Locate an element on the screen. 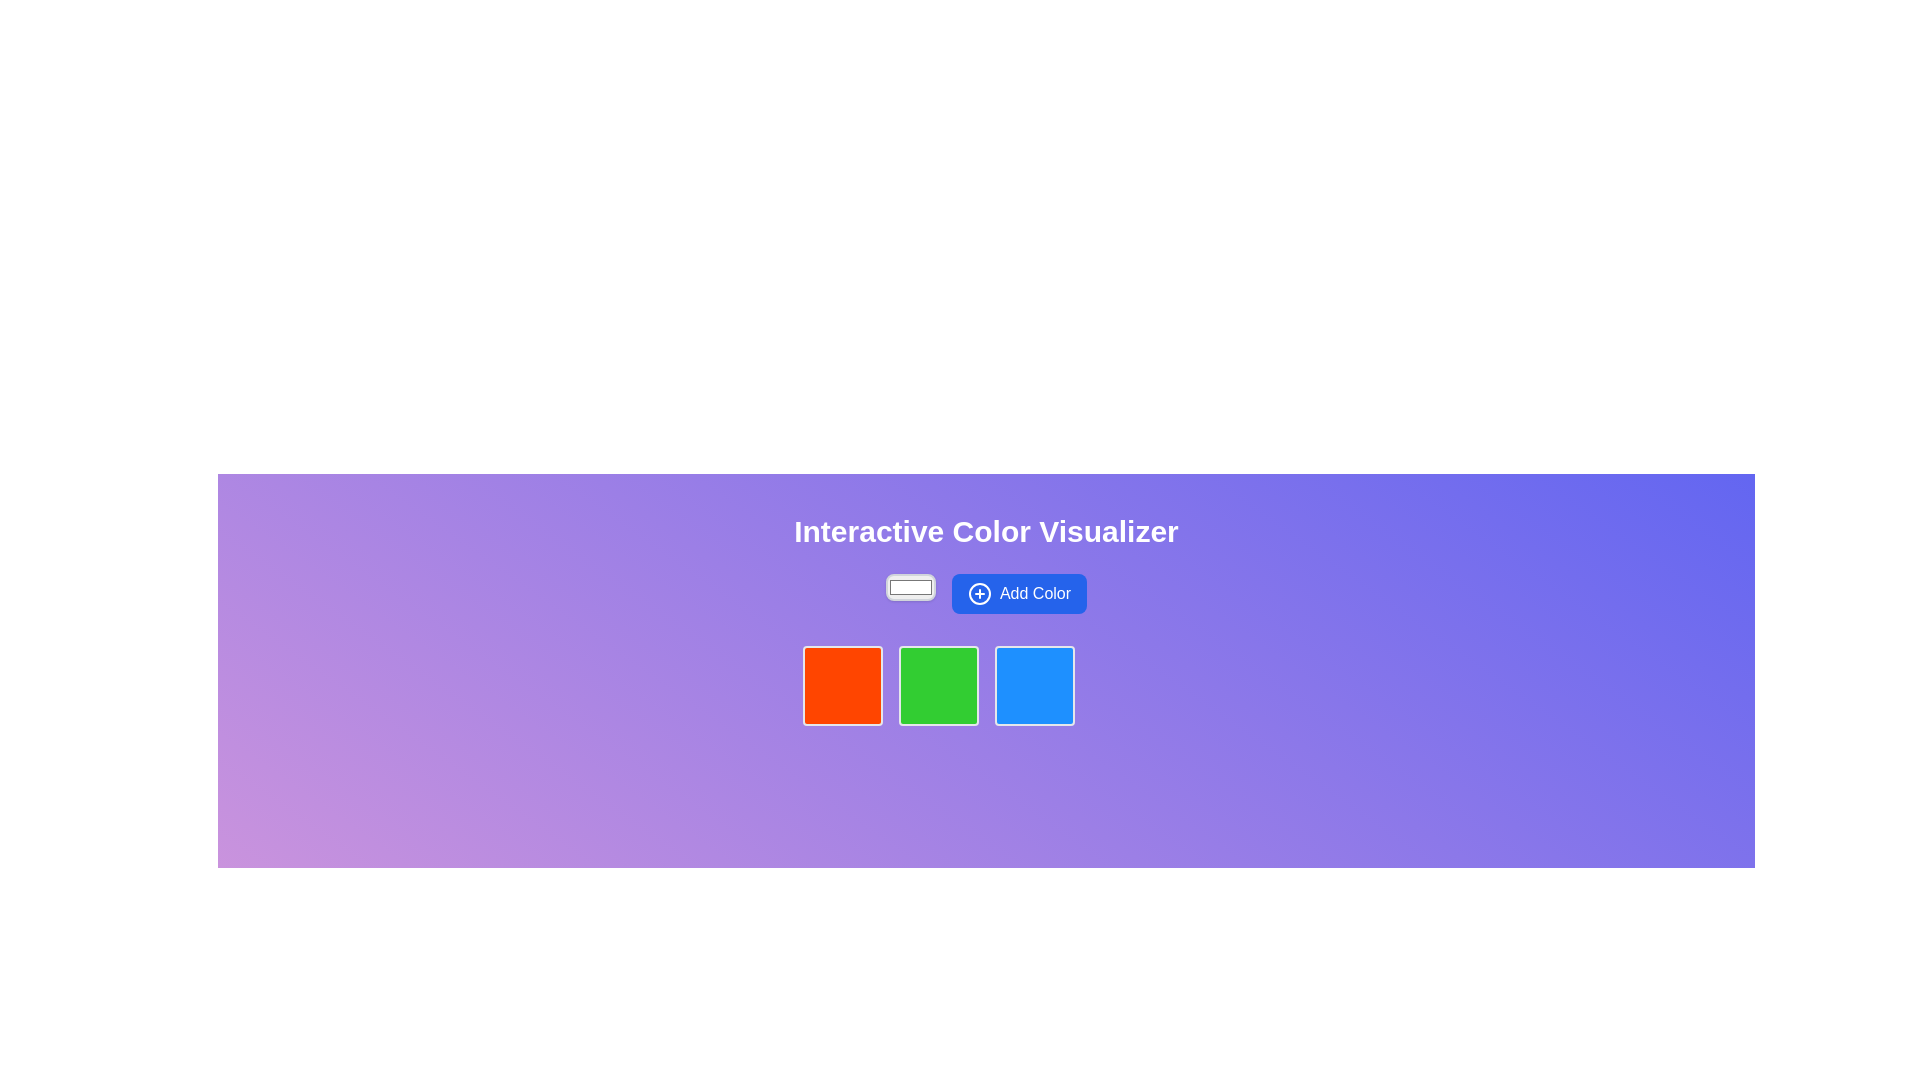 The height and width of the screenshot is (1080, 1920). the text label within the button that adds a new color to the visualizer, located on the right side of the central panel is located at coordinates (1035, 593).